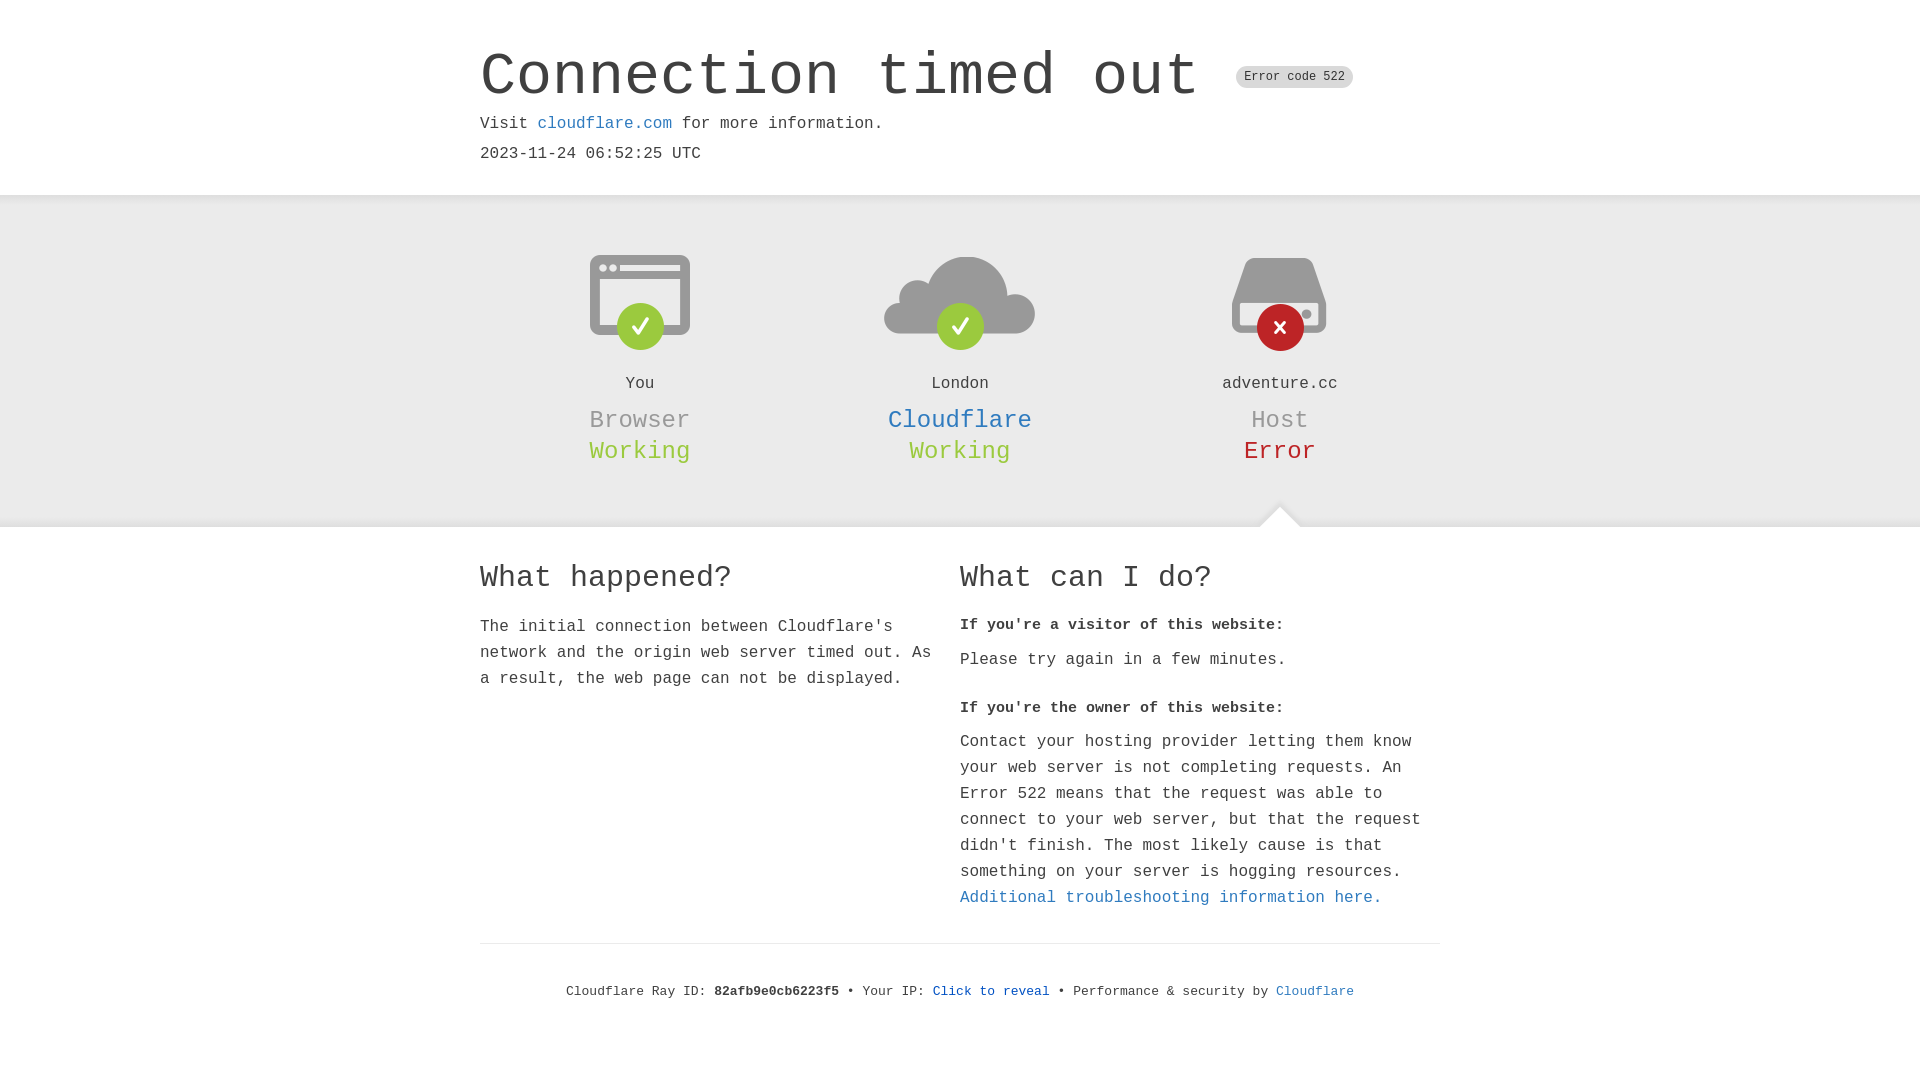 This screenshot has width=1920, height=1080. Describe the element at coordinates (1315, 991) in the screenshot. I see `'Cloudflare'` at that location.